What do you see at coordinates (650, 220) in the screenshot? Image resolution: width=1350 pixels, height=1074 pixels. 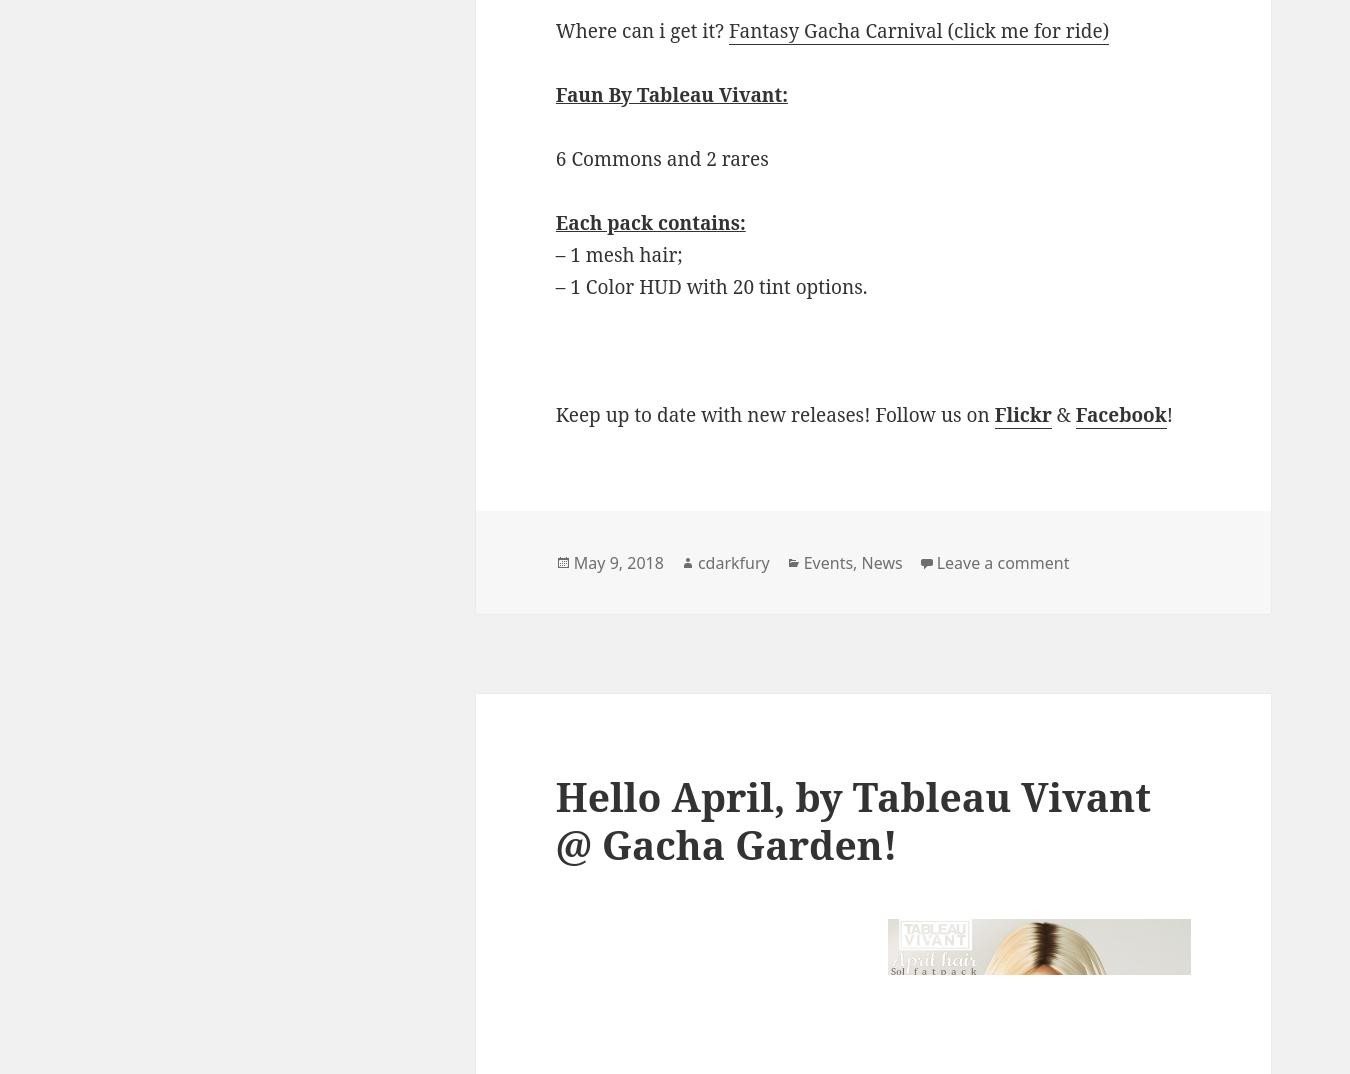 I see `'Each pack contains:'` at bounding box center [650, 220].